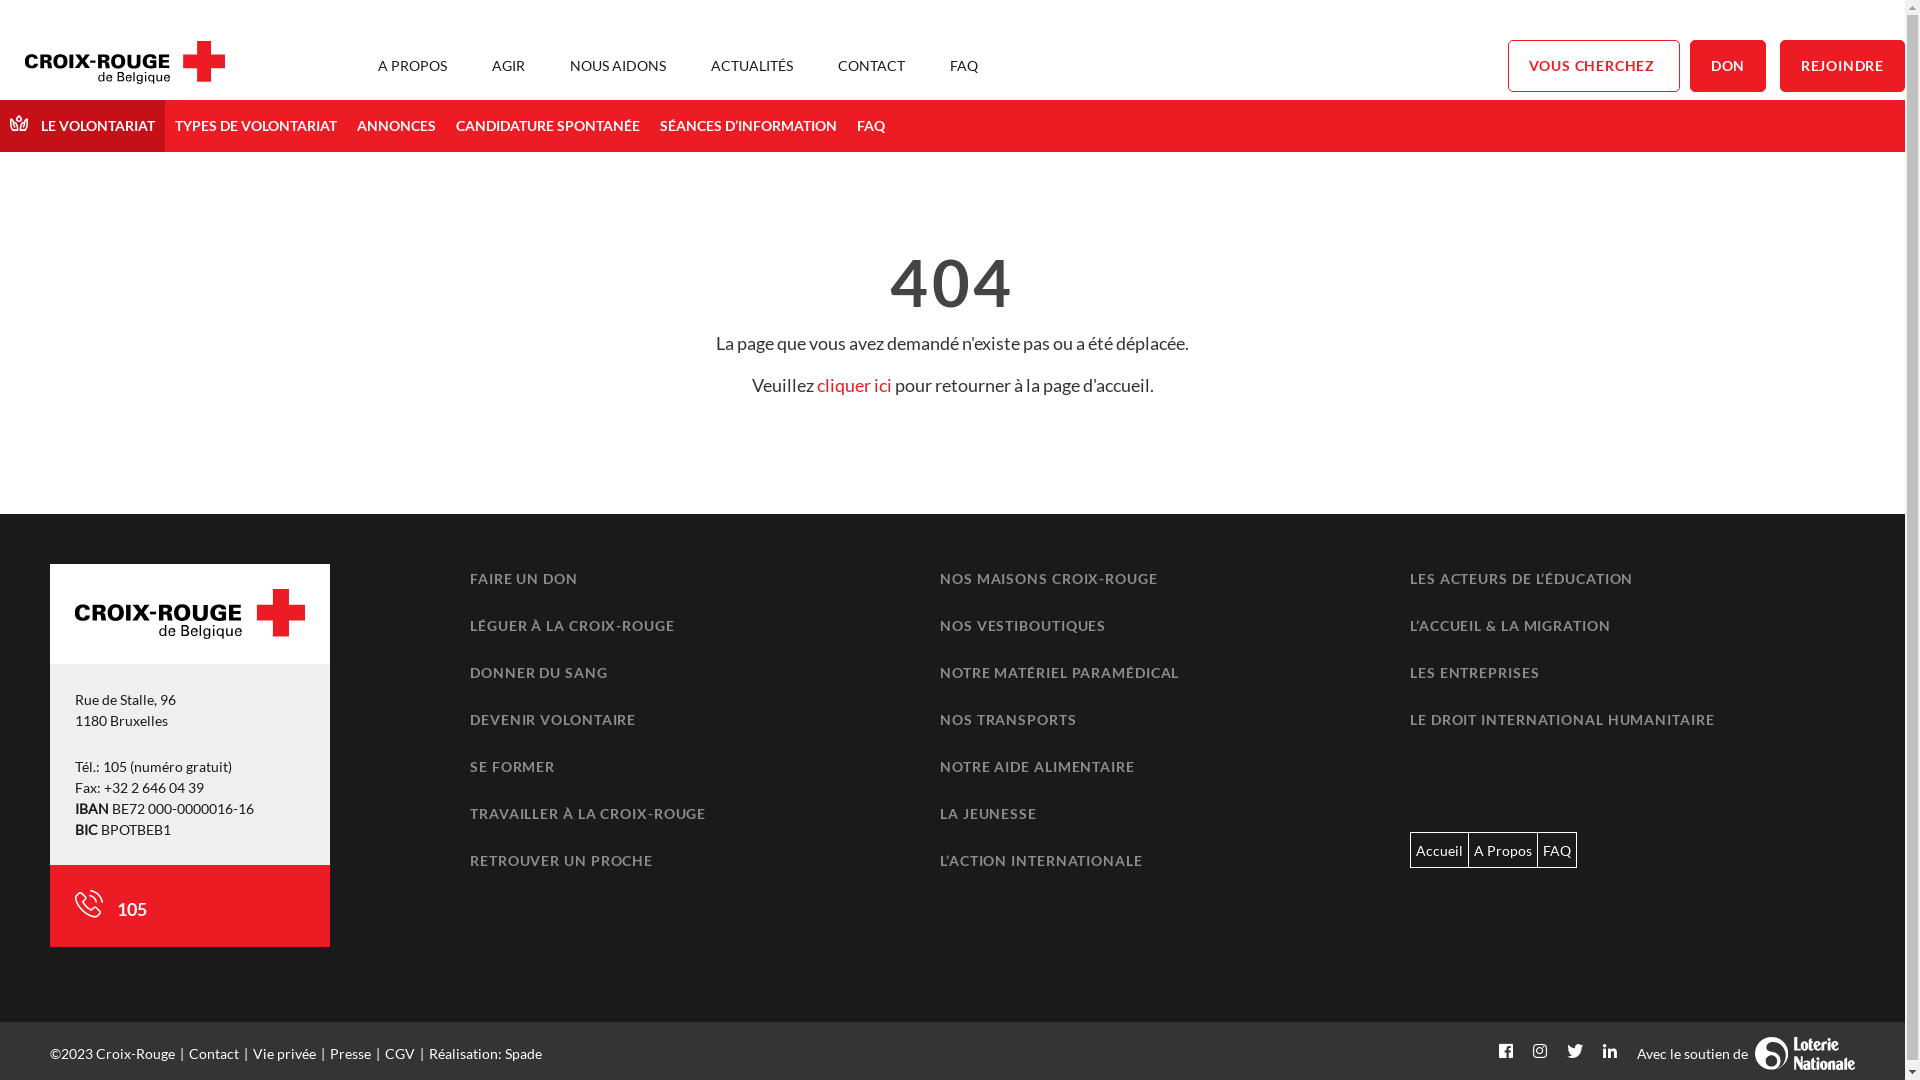  What do you see at coordinates (1592, 64) in the screenshot?
I see `'VOUS CHERCHEZ'` at bounding box center [1592, 64].